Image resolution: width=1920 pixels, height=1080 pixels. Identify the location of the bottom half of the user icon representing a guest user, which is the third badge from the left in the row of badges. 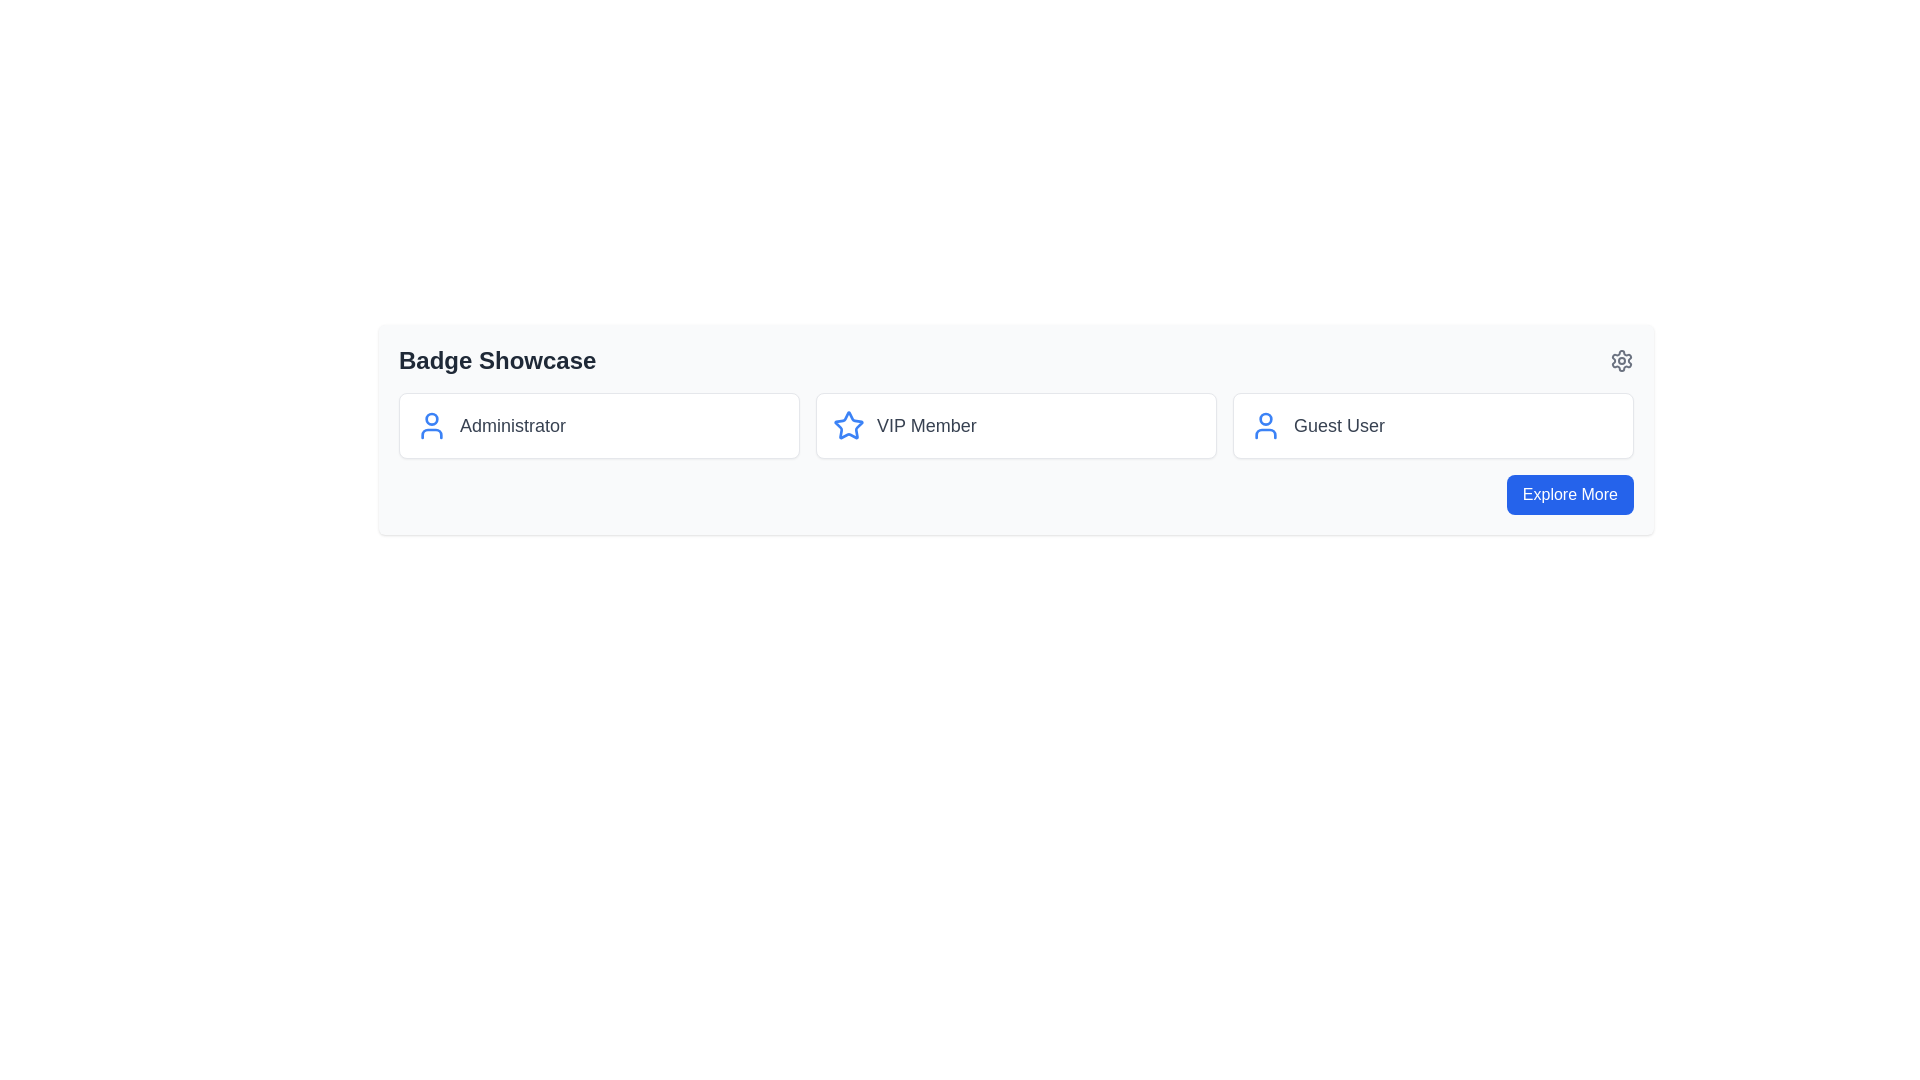
(1265, 433).